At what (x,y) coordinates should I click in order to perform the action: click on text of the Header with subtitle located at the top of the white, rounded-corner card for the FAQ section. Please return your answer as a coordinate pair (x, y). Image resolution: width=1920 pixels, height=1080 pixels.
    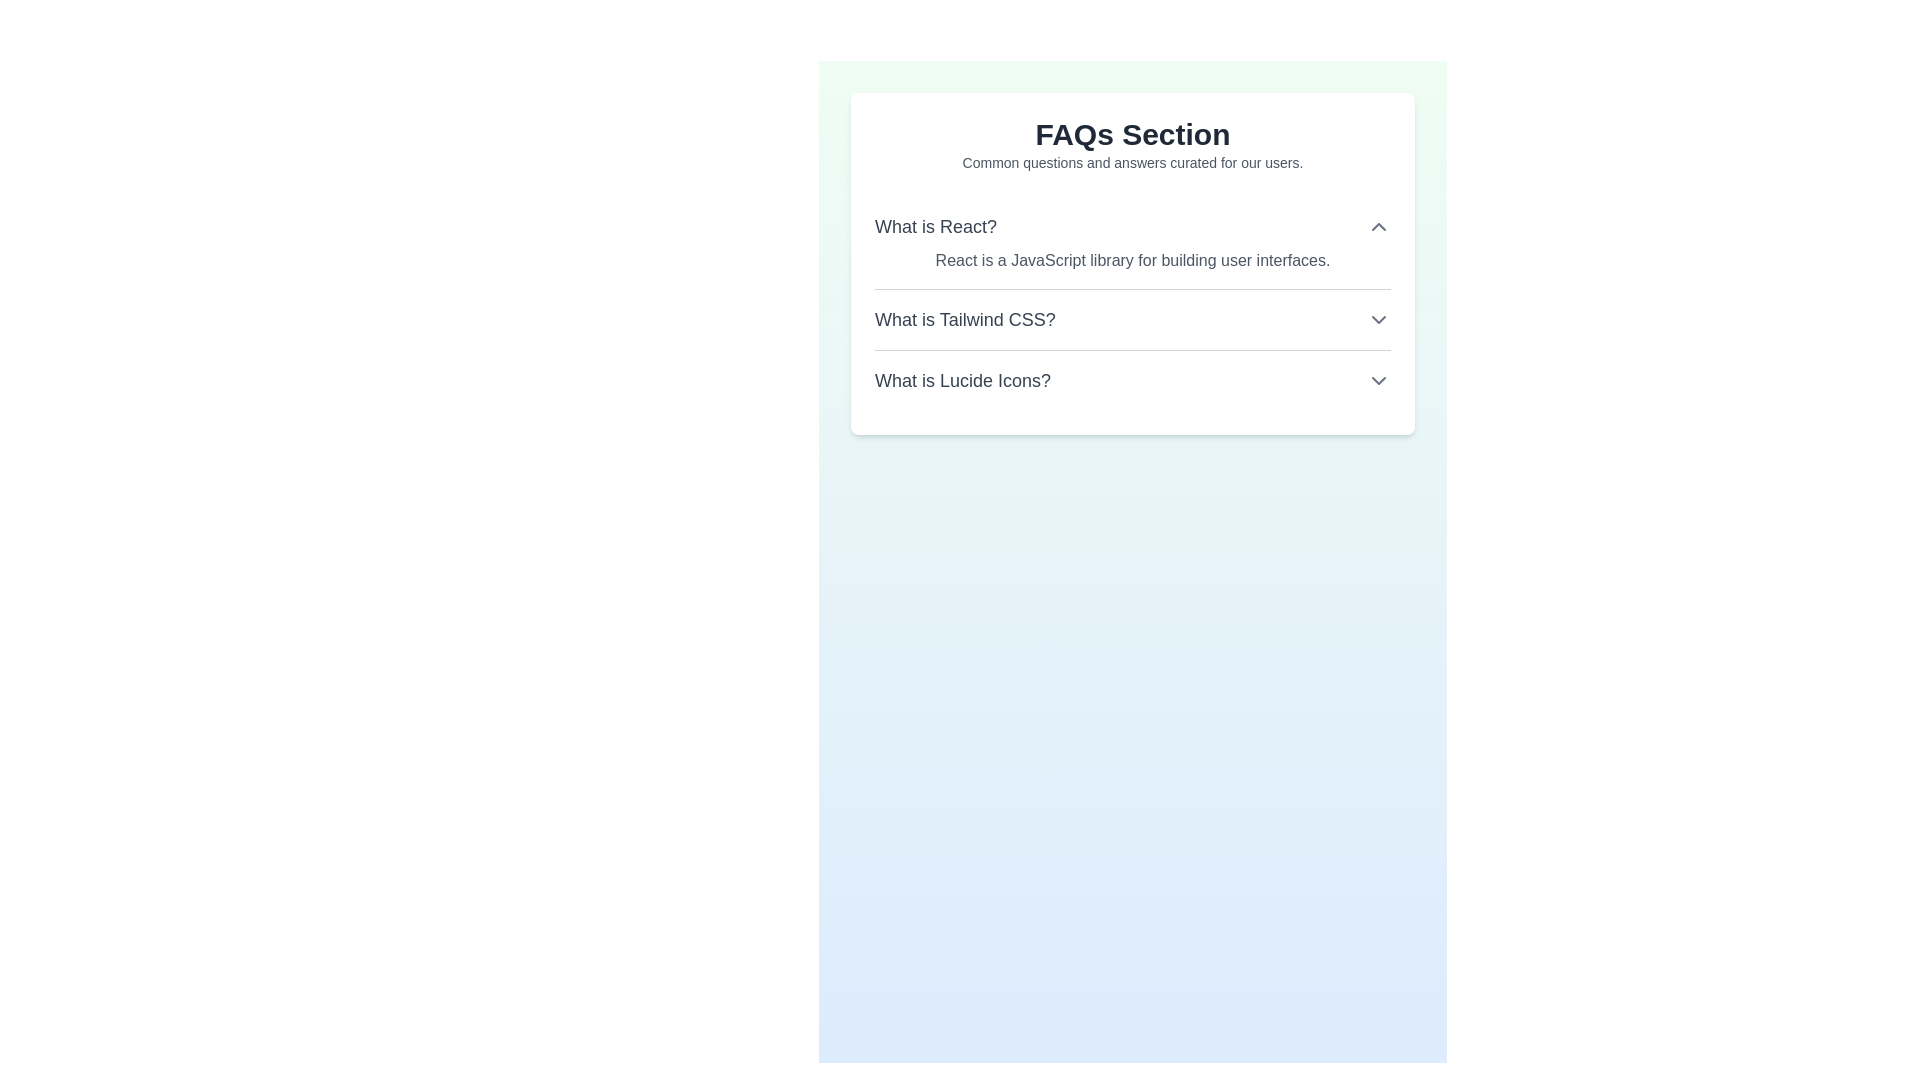
    Looking at the image, I should click on (1132, 144).